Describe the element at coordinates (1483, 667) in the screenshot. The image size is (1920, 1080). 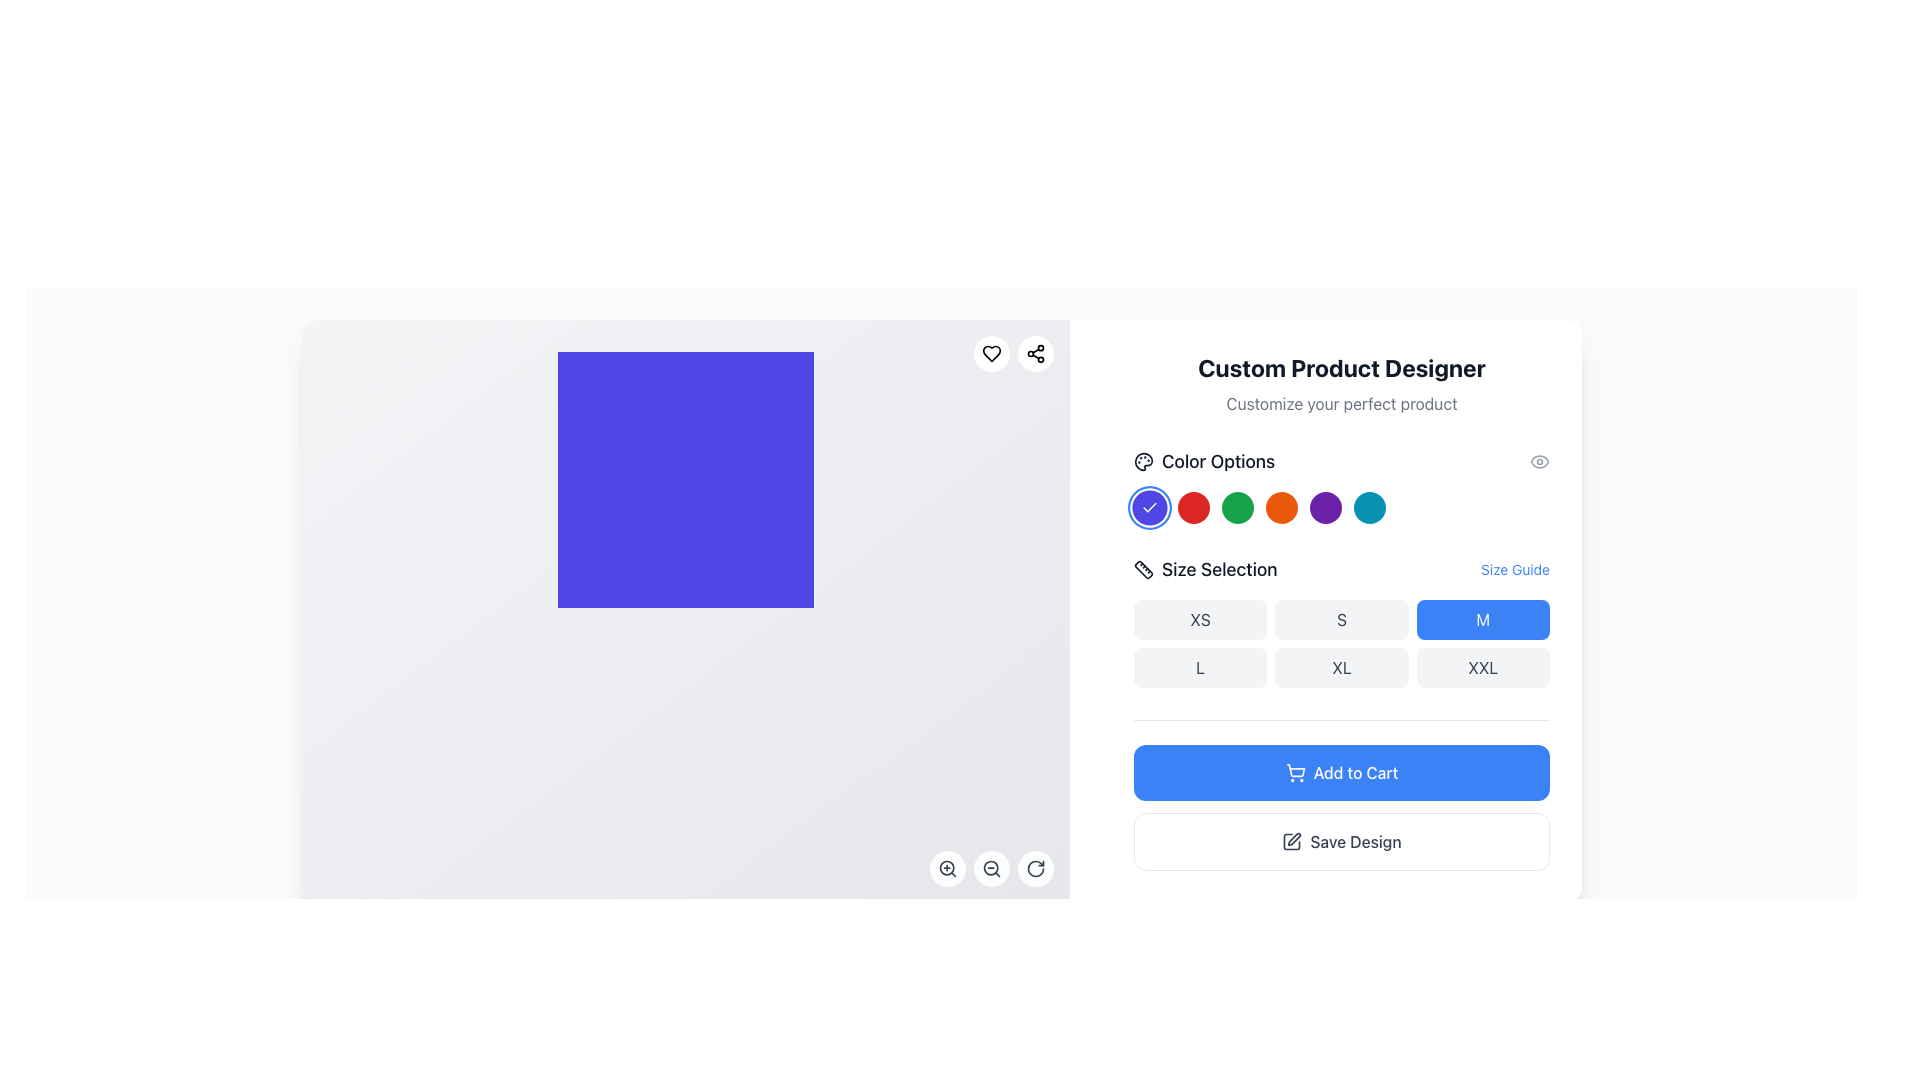
I see `the rectangular button labeled 'XXL' with a light gray background` at that location.